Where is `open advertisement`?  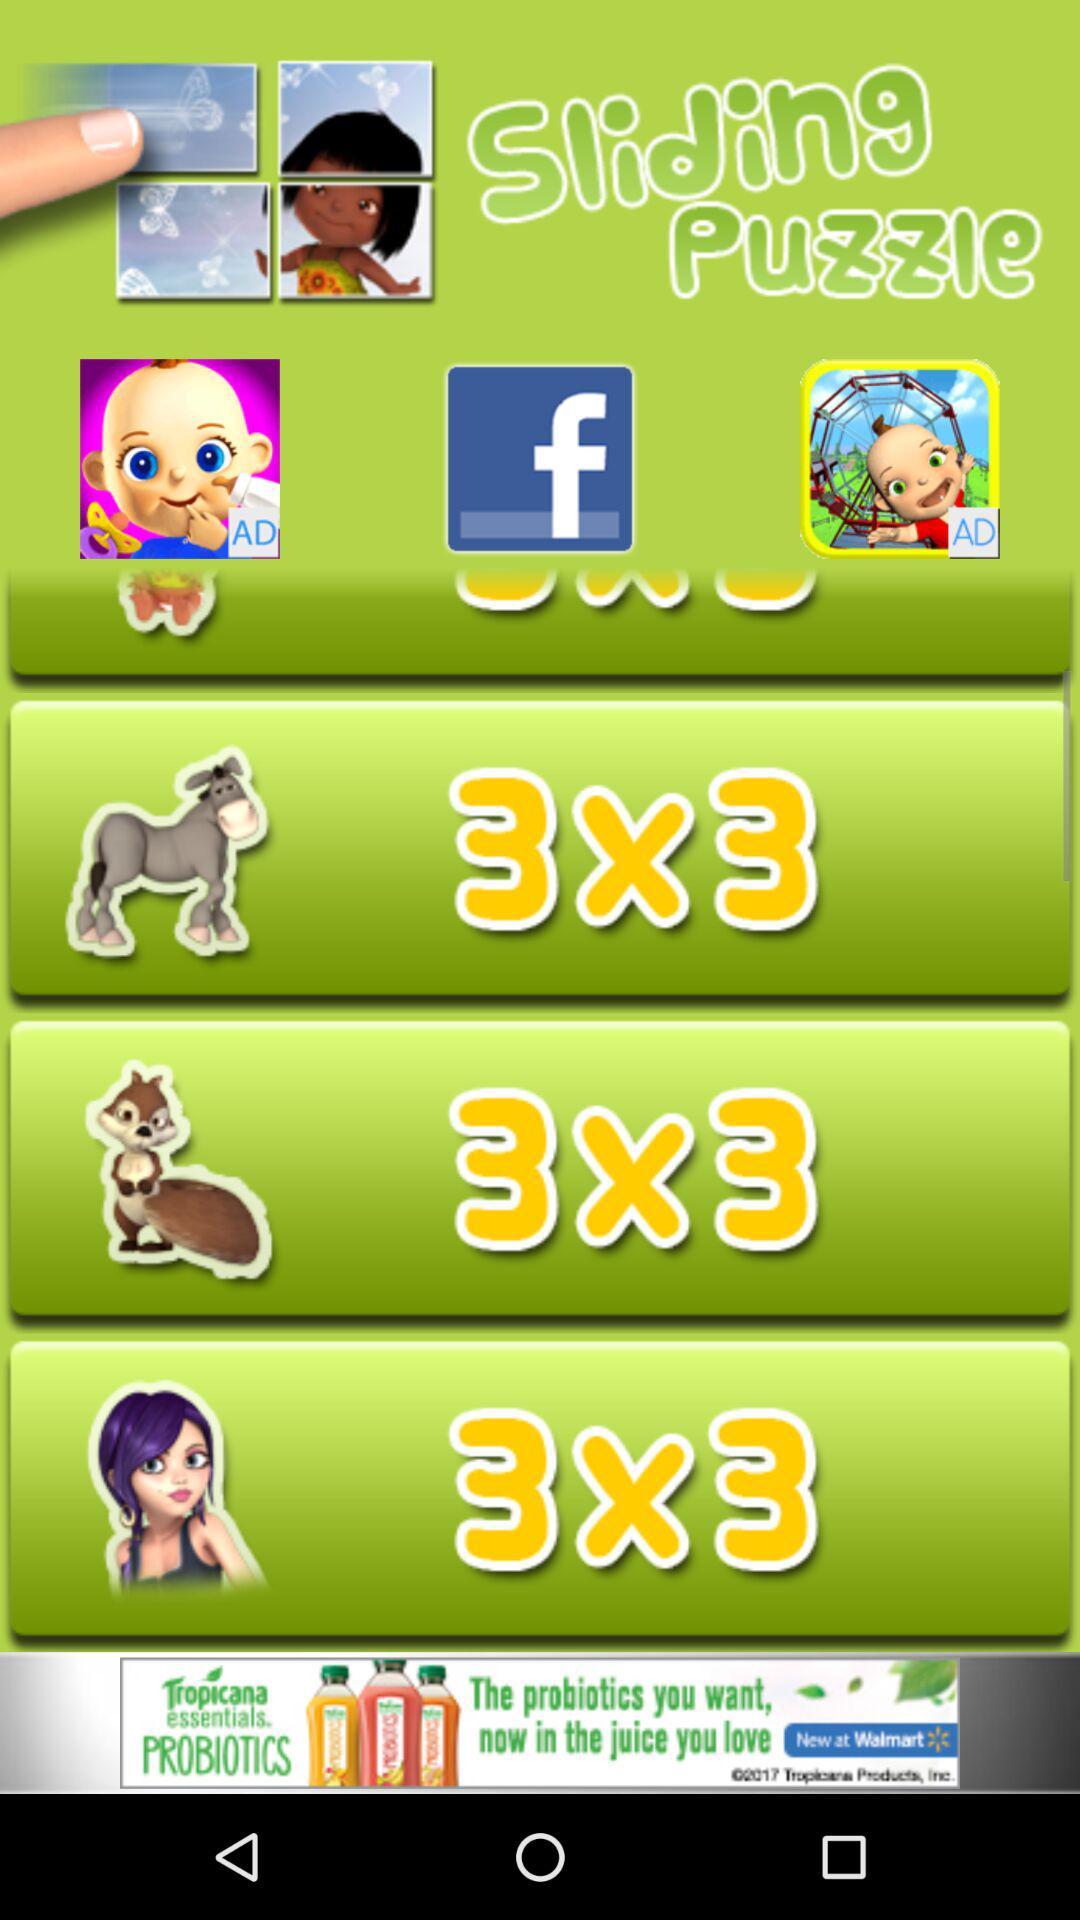 open advertisement is located at coordinates (540, 1722).